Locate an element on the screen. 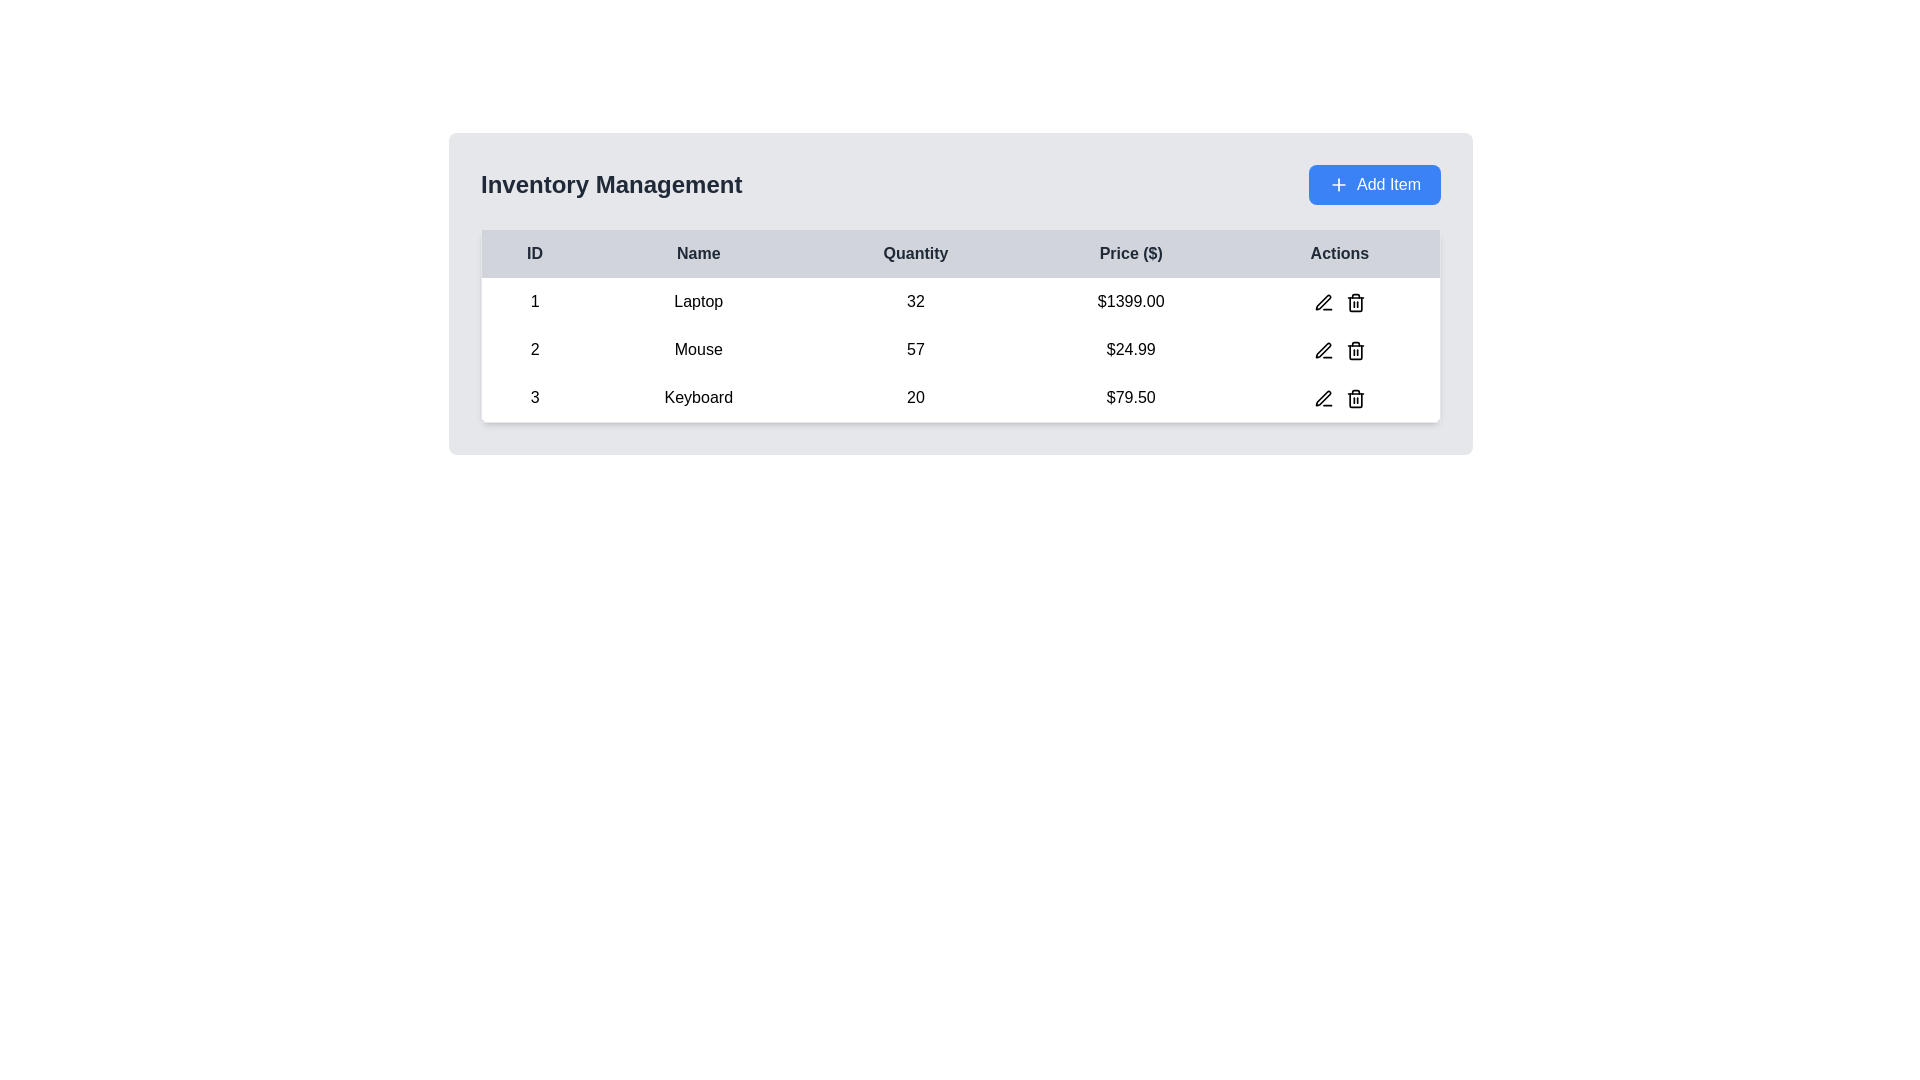 This screenshot has height=1080, width=1920. the delete icon button for the item 'Mouse' located in the 'Actions' column of the second row of the table to provide potential visual feedback is located at coordinates (1355, 349).